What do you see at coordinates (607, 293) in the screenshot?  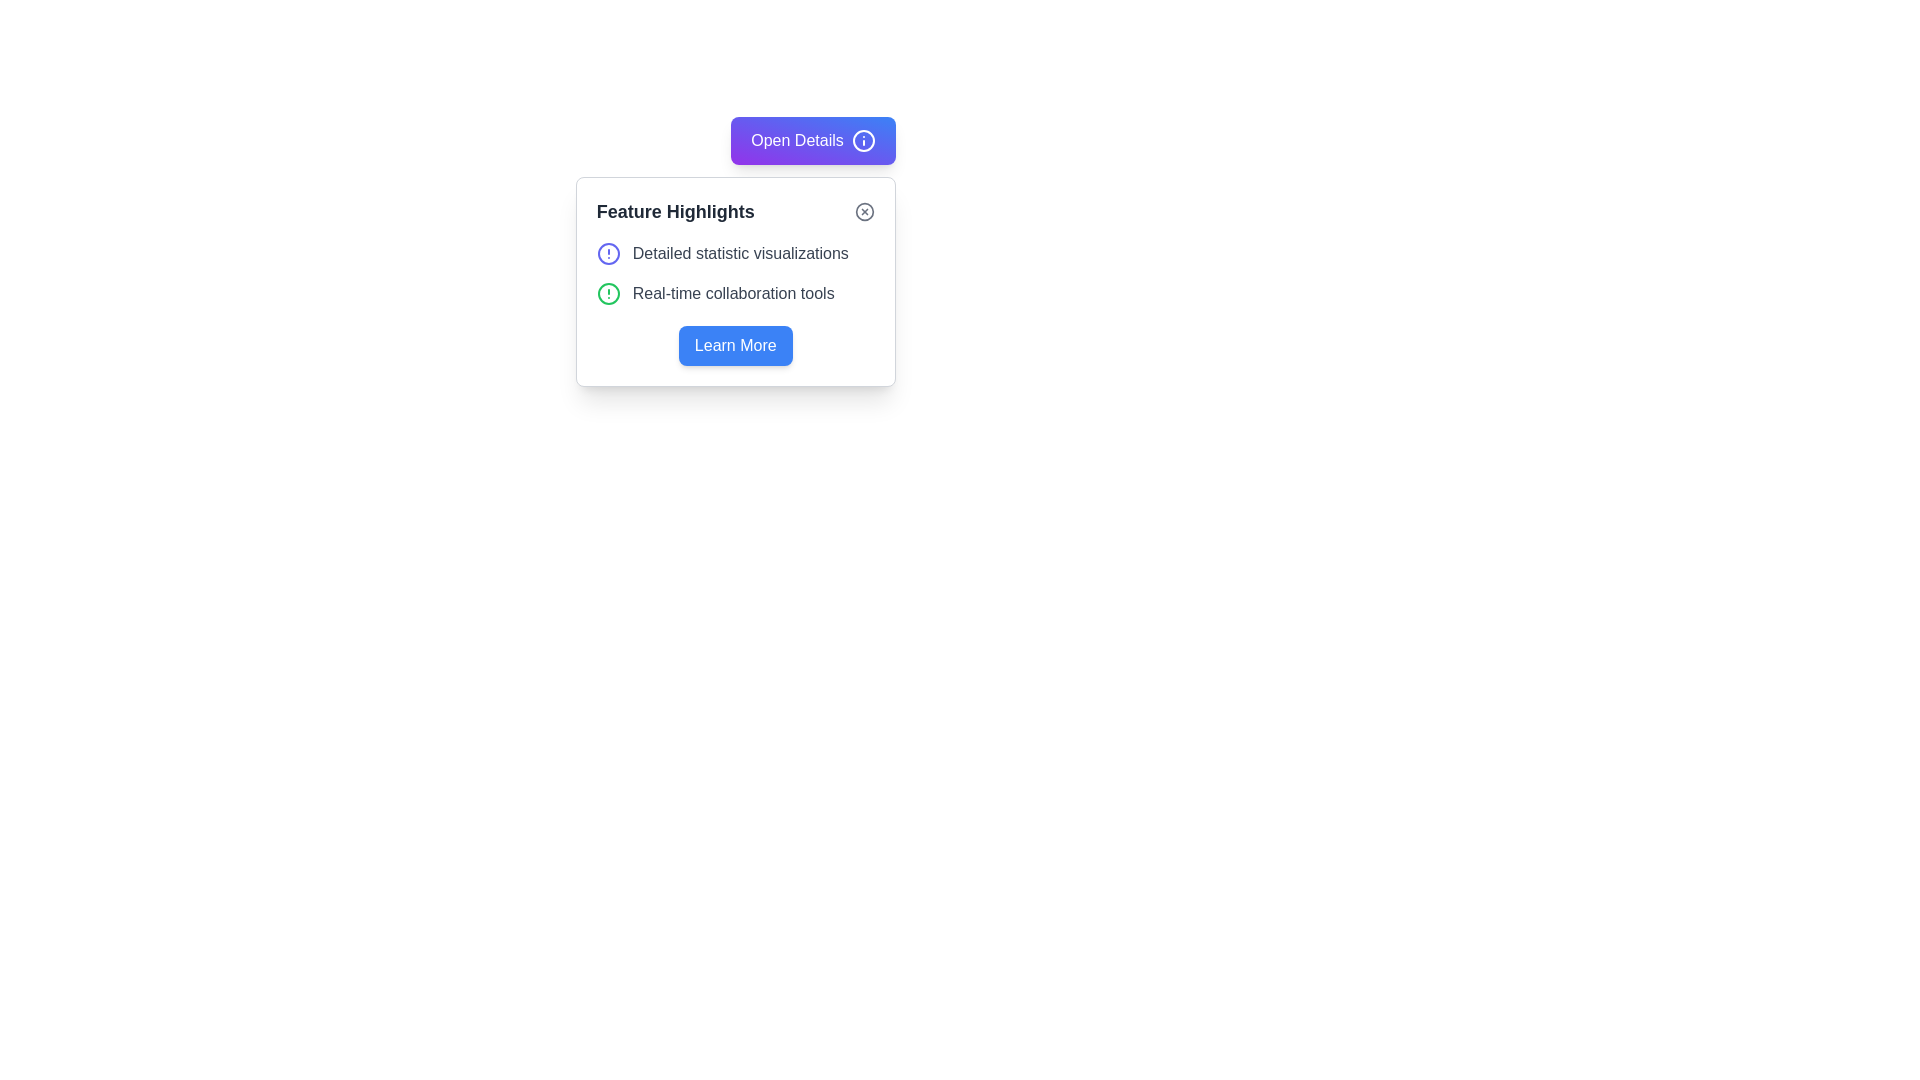 I see `the circular indicator with an exclamation mark that visually indicates the 'Real-time collaboration tools' feature, located to the left of the corresponding text within the 'Feature Highlights' section` at bounding box center [607, 293].